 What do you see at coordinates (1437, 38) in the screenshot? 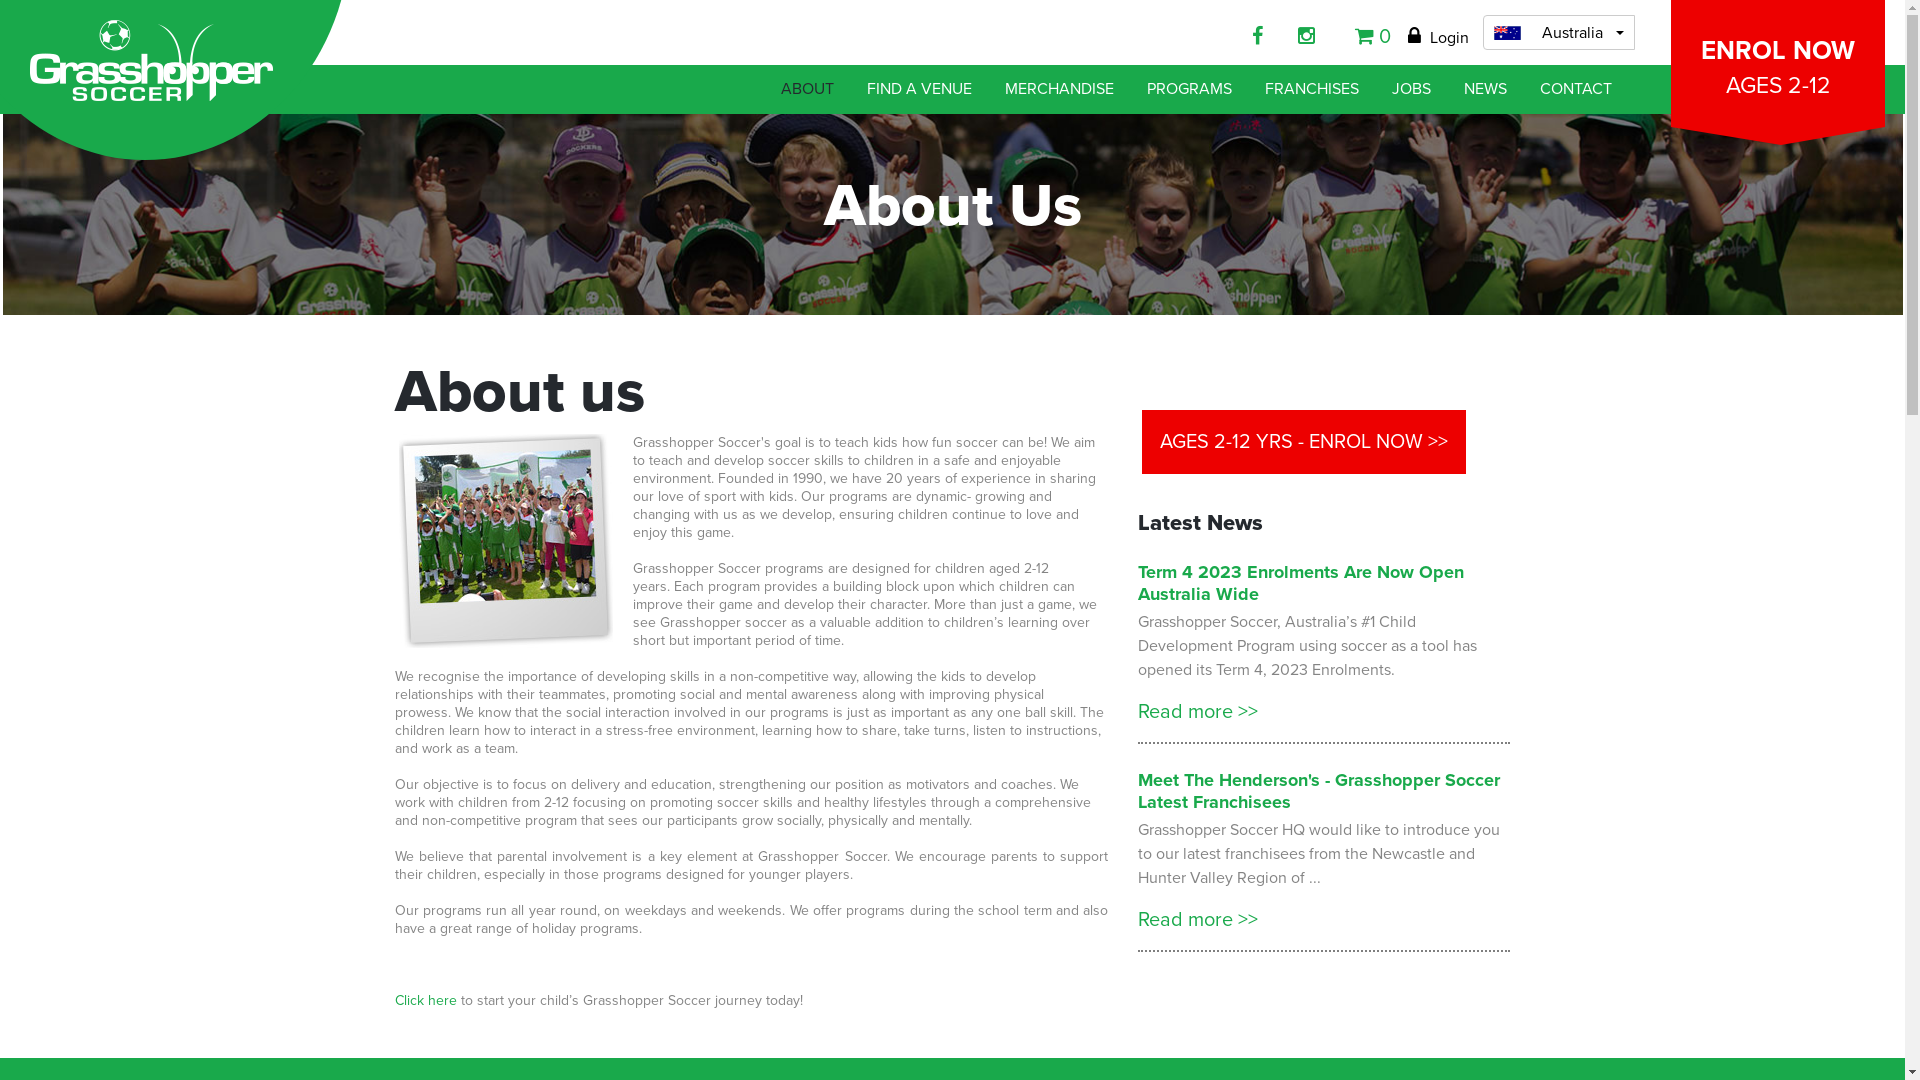
I see `'Login'` at bounding box center [1437, 38].